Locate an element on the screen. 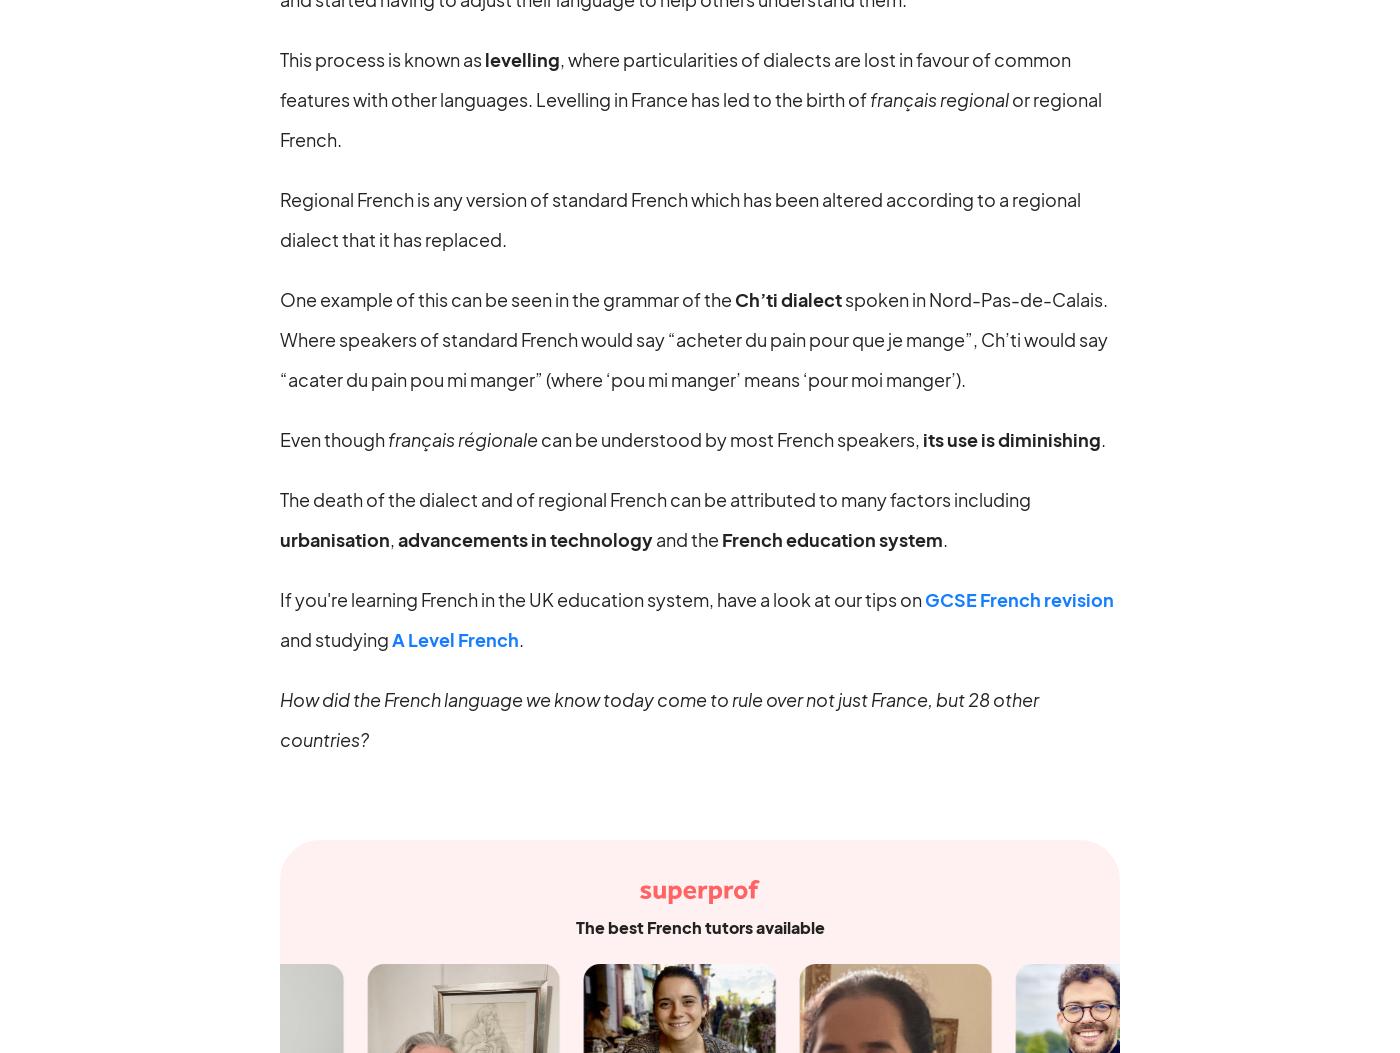  'How did the French language we know today come to rule over not just France, but 28 other countries?' is located at coordinates (659, 718).